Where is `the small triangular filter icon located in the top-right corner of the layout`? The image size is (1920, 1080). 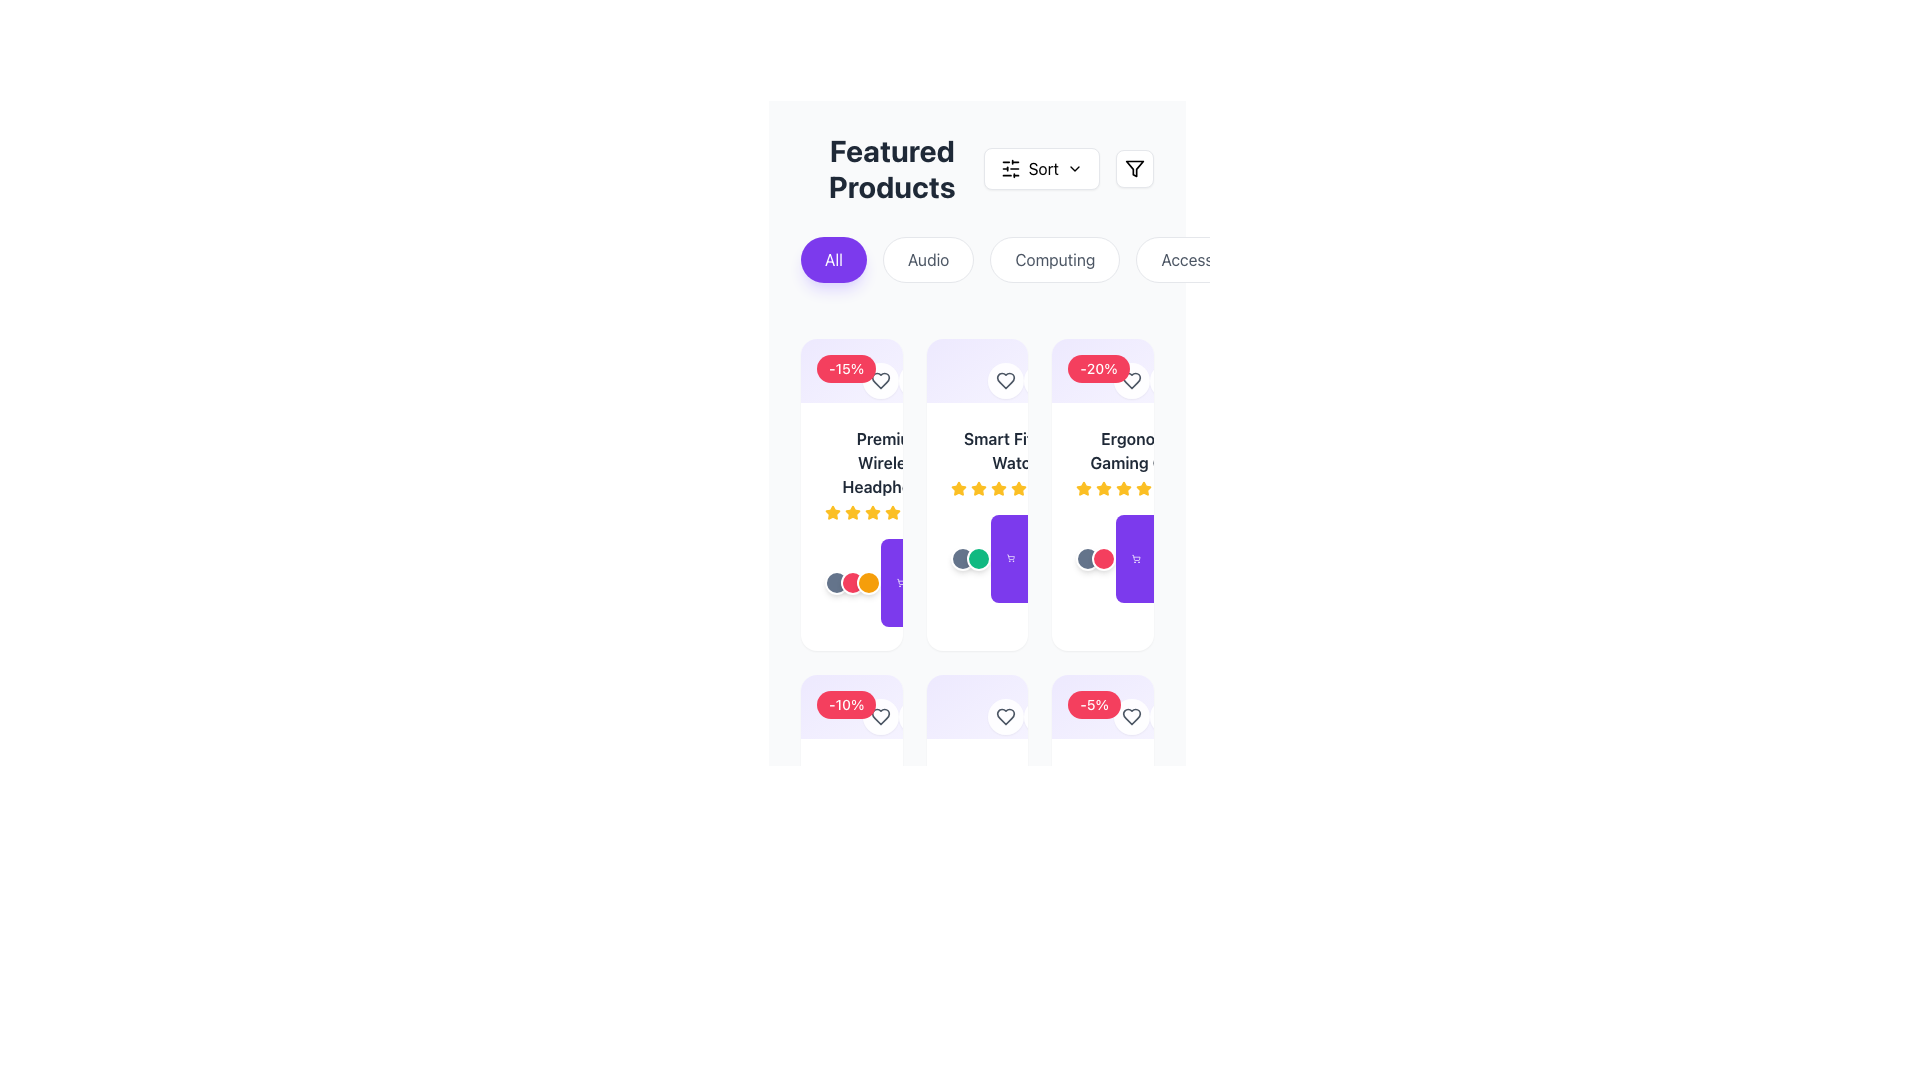
the small triangular filter icon located in the top-right corner of the layout is located at coordinates (1134, 168).